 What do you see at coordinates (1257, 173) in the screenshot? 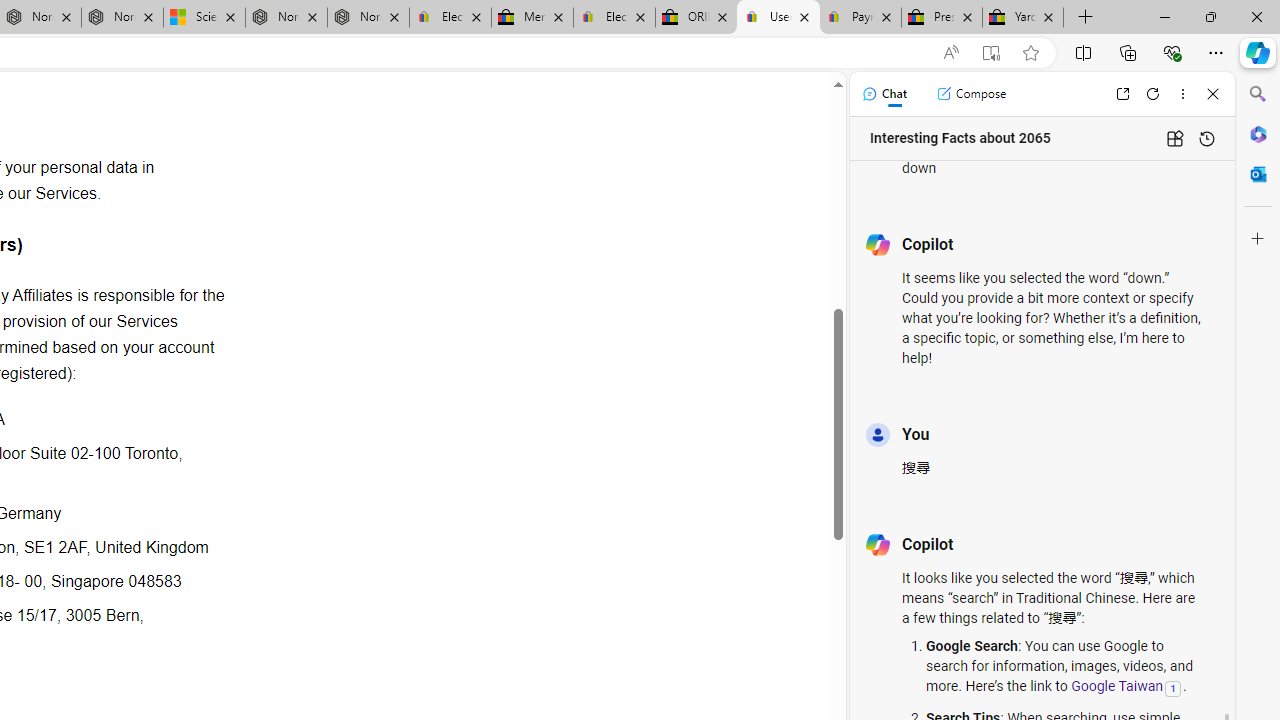
I see `'Outlook'` at bounding box center [1257, 173].